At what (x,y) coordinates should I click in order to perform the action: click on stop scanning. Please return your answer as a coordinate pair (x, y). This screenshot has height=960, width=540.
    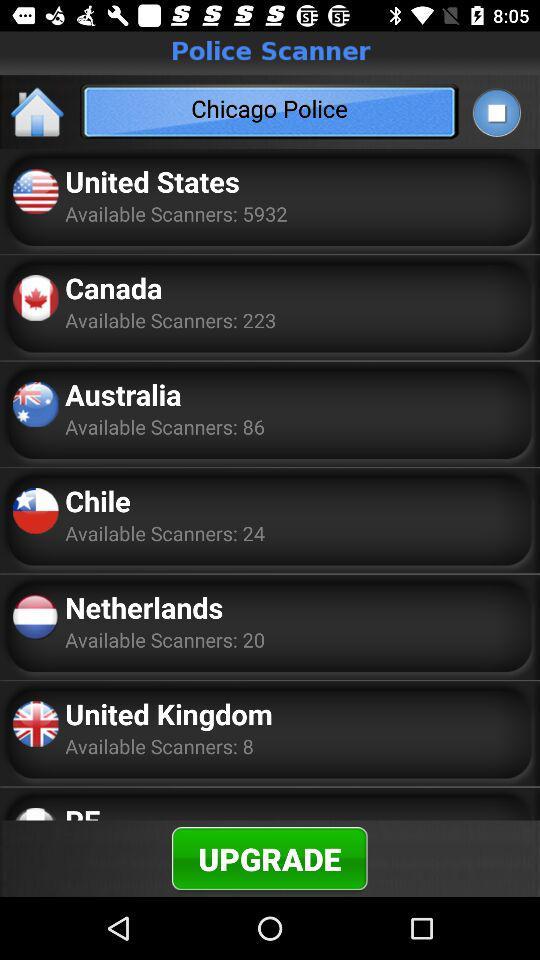
    Looking at the image, I should click on (495, 112).